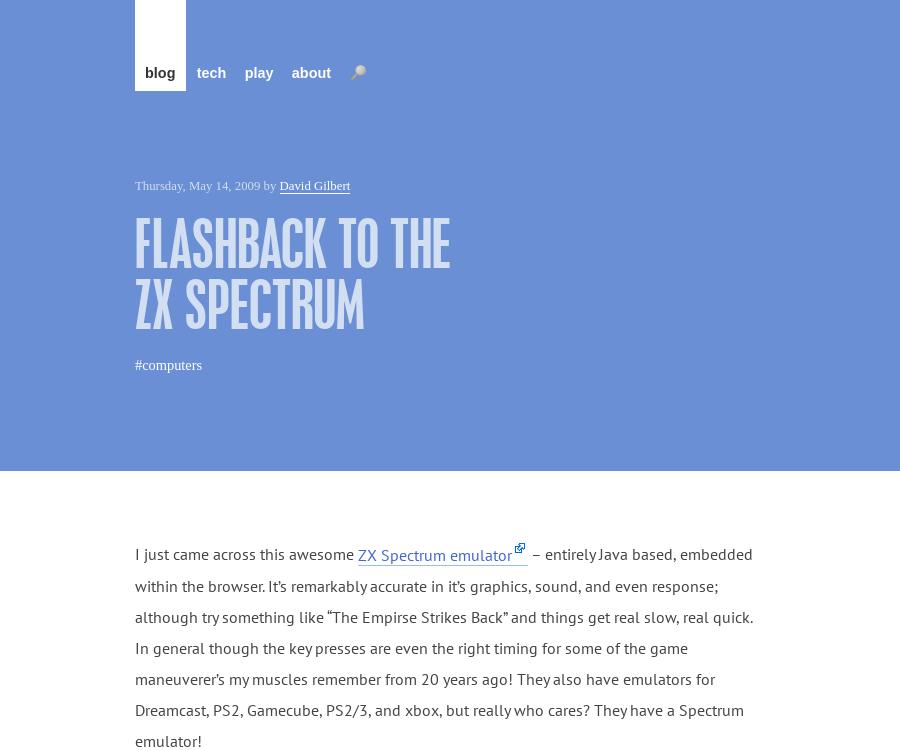 The image size is (900, 750). I want to click on 'David Gilbert', so click(278, 186).